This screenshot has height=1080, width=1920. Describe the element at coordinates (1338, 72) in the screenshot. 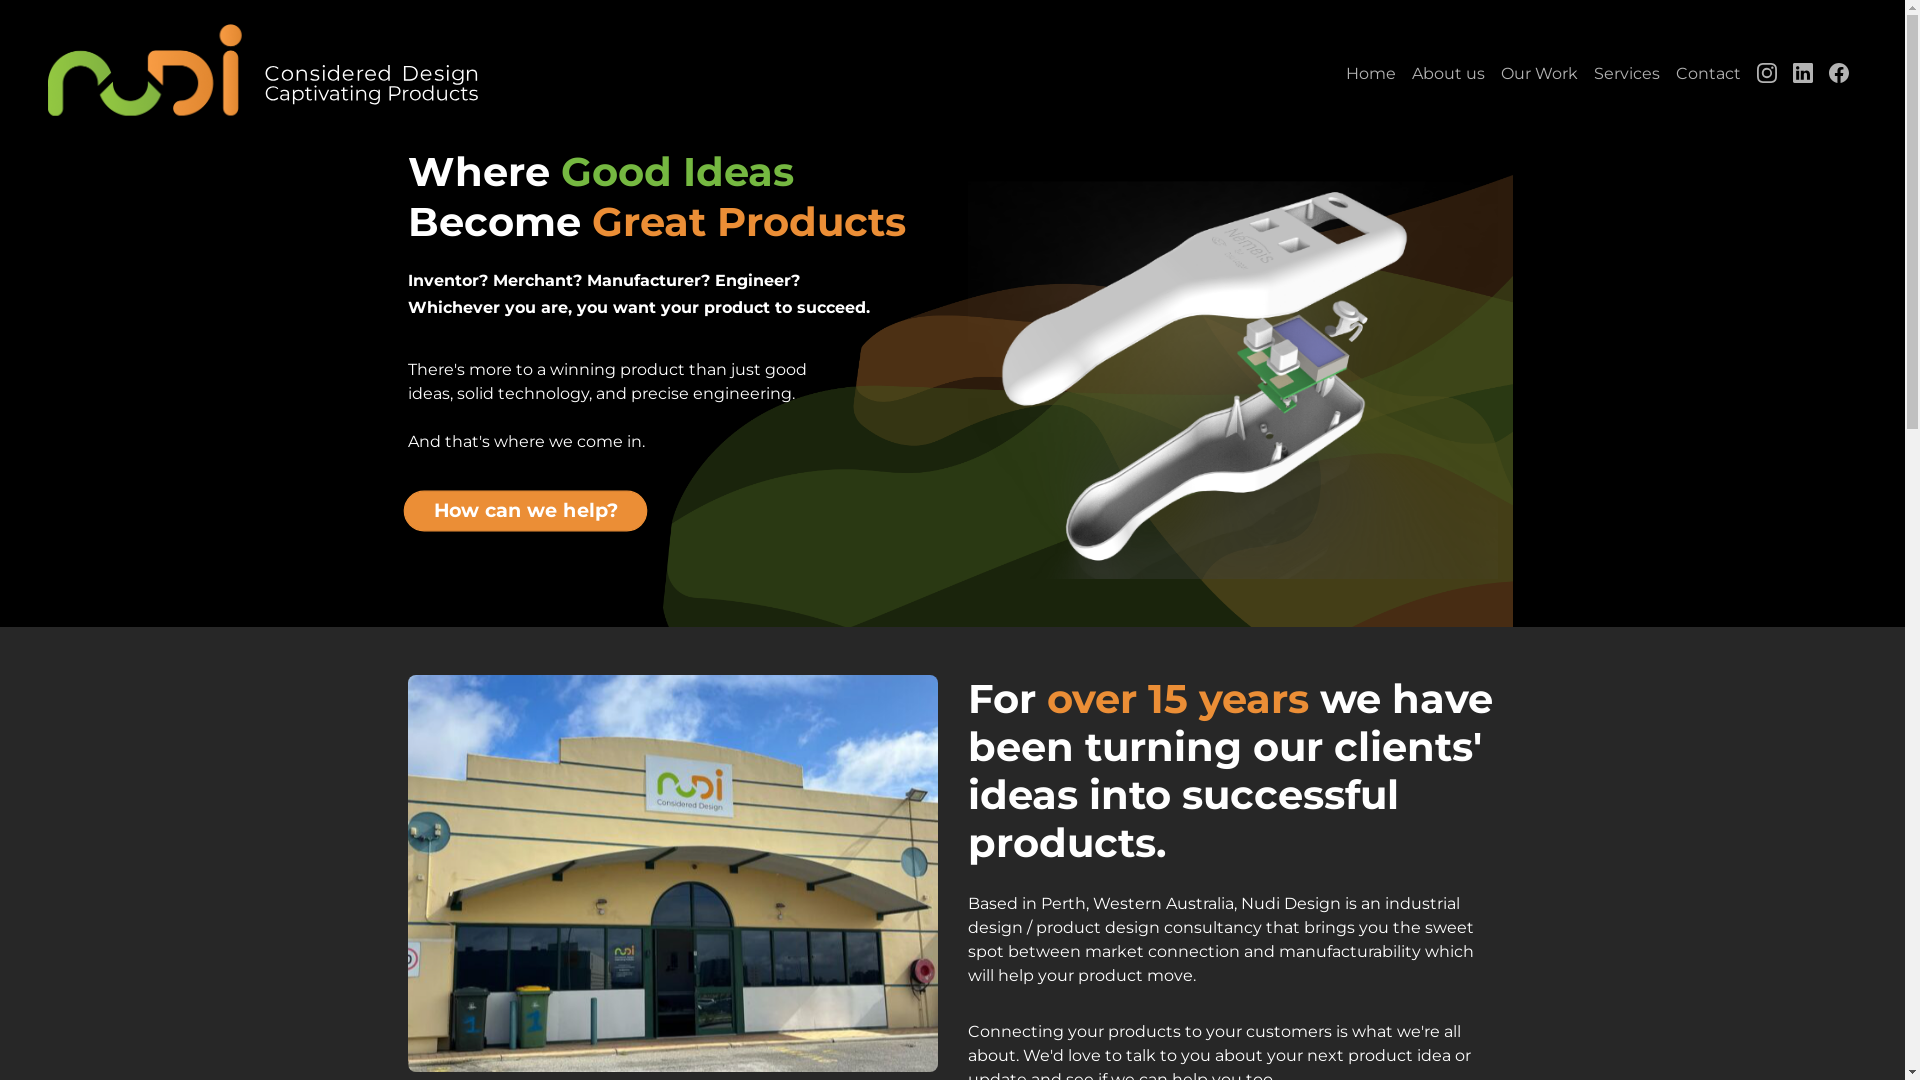

I see `'Home'` at that location.